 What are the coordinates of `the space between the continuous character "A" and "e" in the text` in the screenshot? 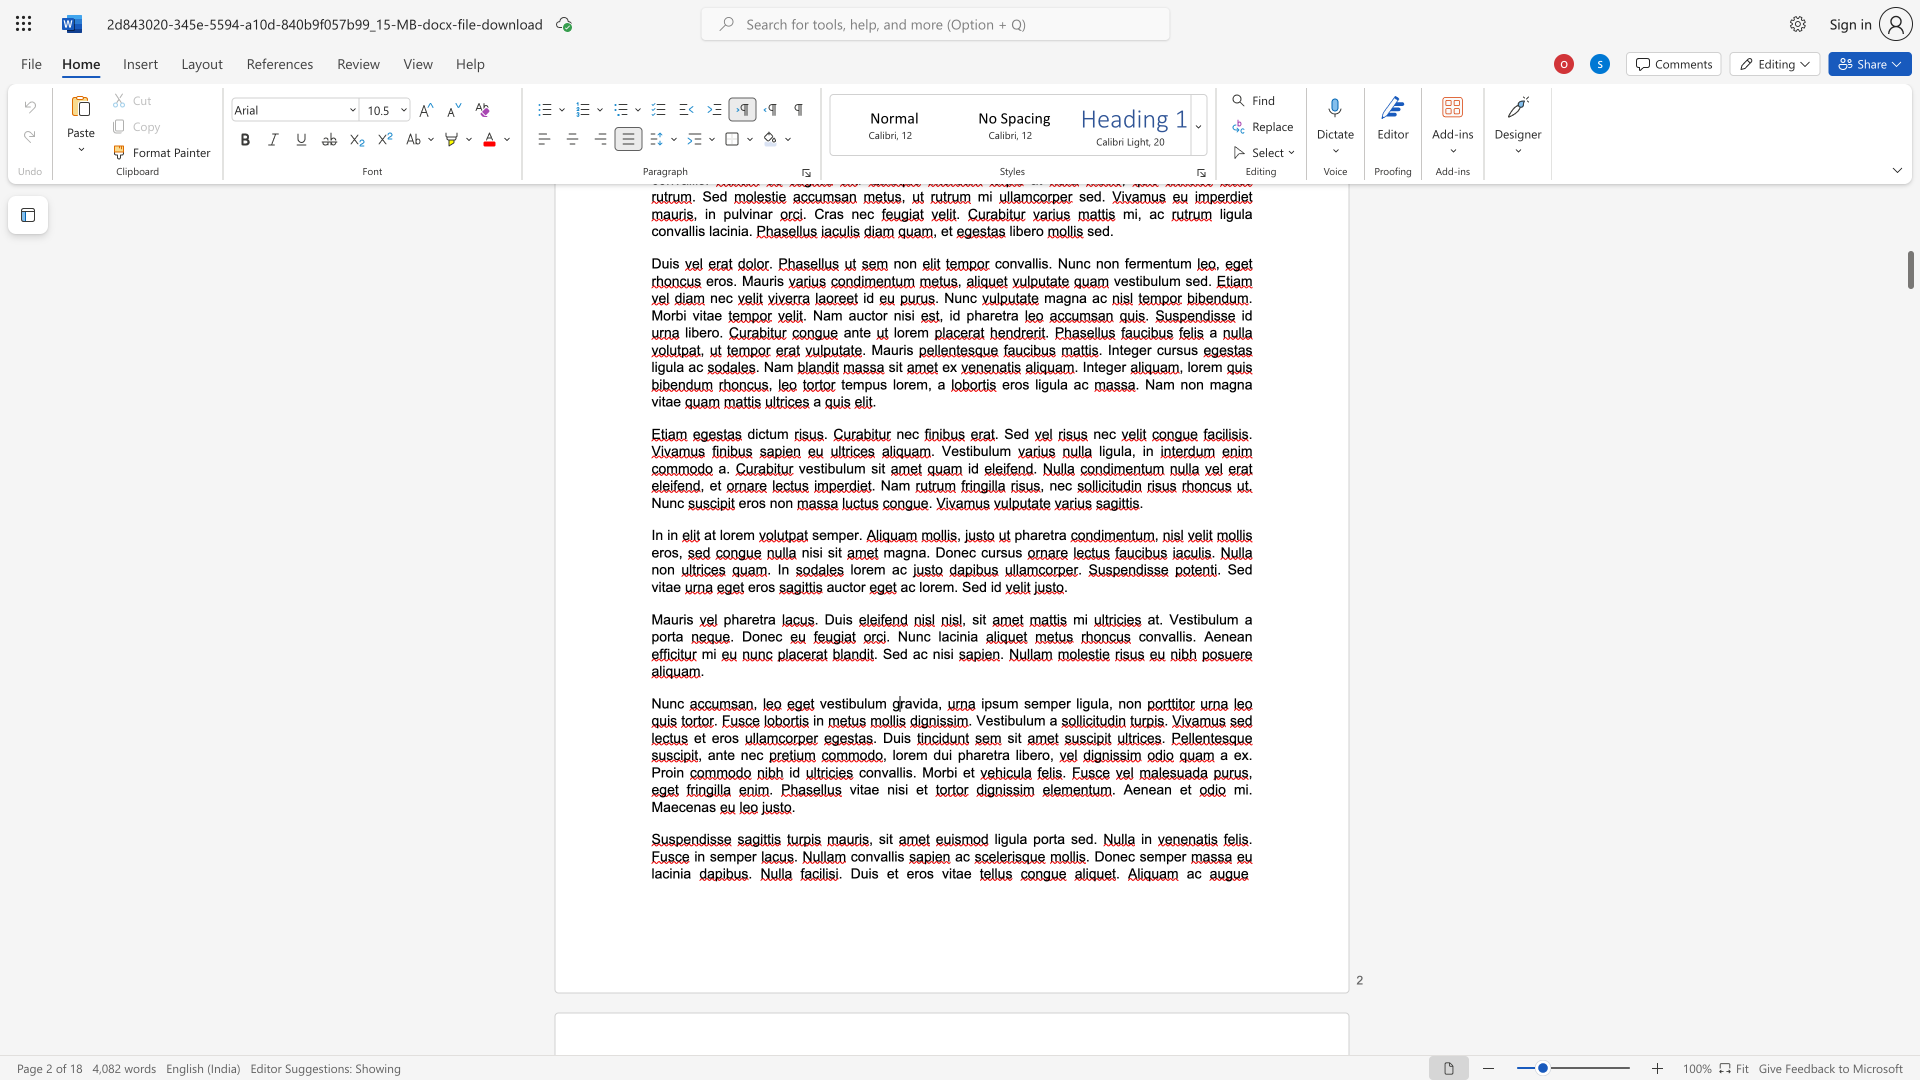 It's located at (1212, 636).